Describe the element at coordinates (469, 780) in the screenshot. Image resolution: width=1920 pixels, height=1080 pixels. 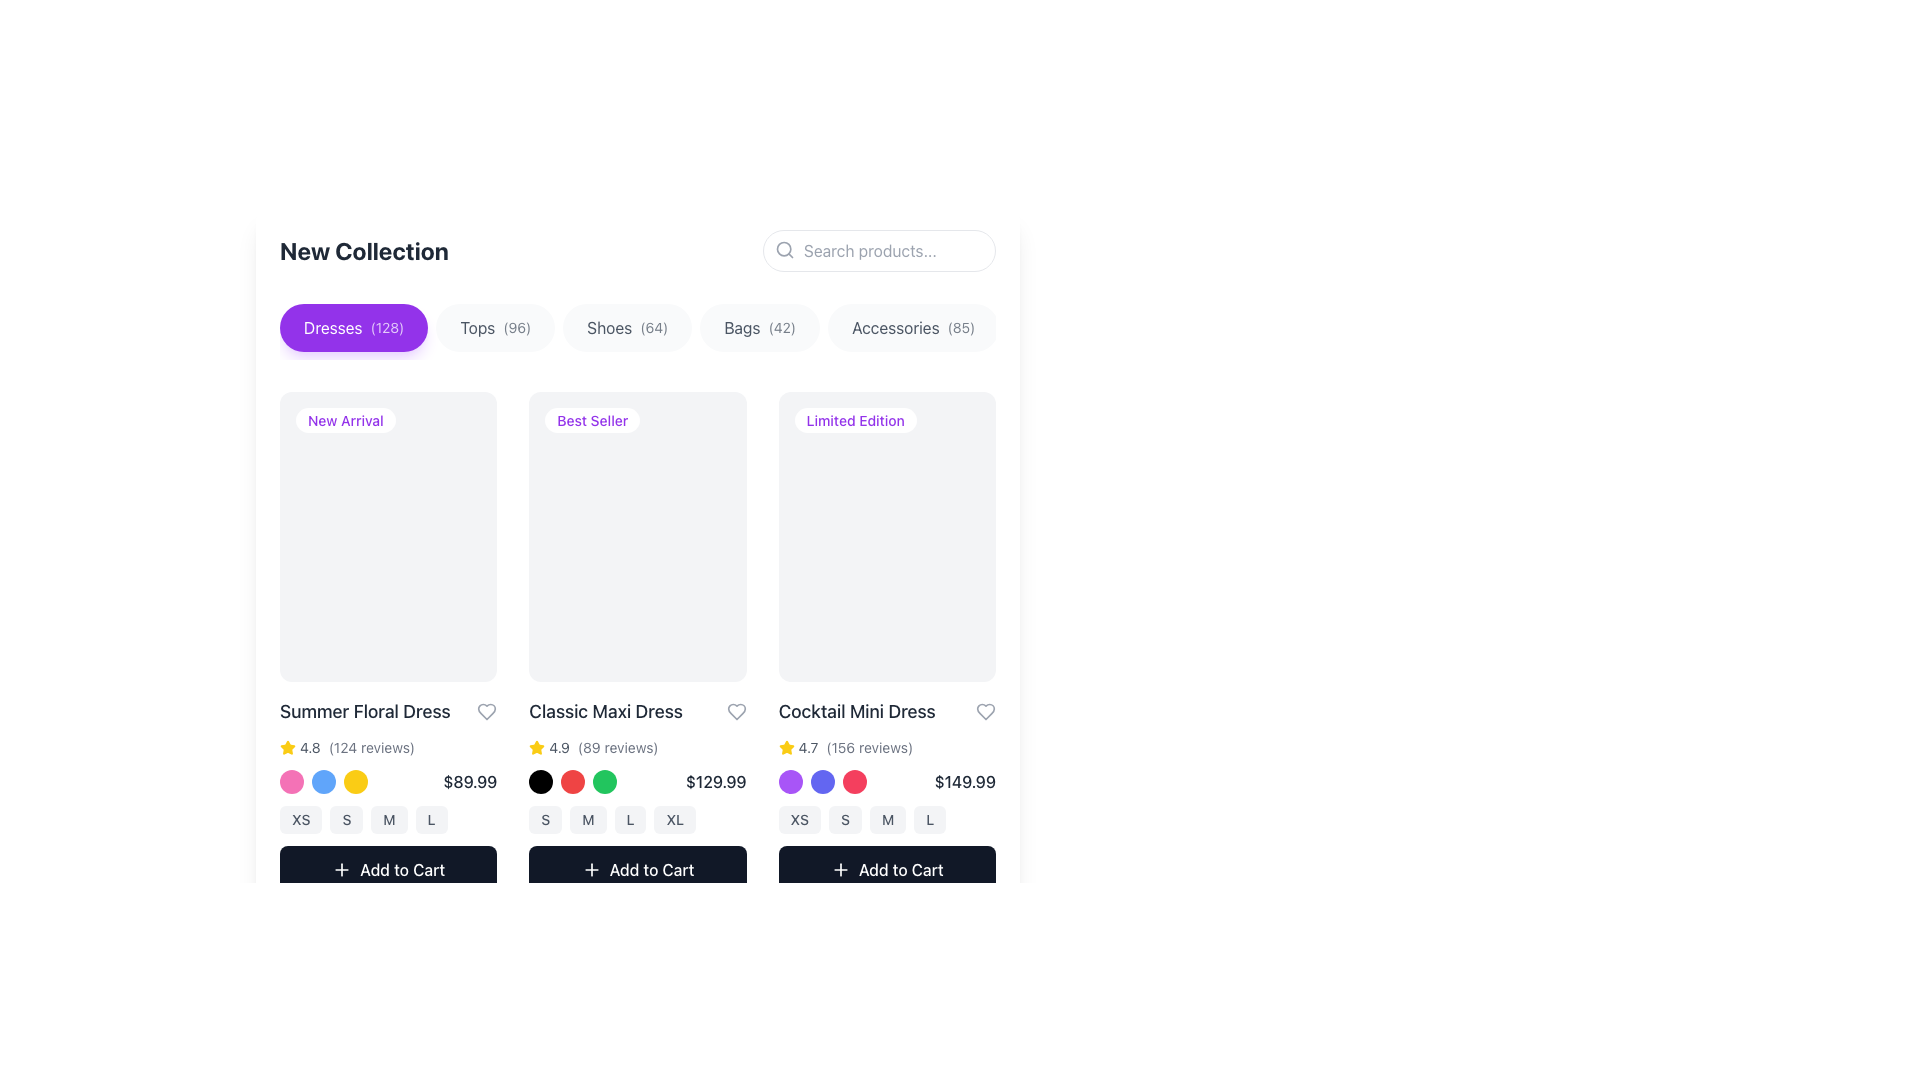
I see `the text label displaying the price '$89.99'` at that location.